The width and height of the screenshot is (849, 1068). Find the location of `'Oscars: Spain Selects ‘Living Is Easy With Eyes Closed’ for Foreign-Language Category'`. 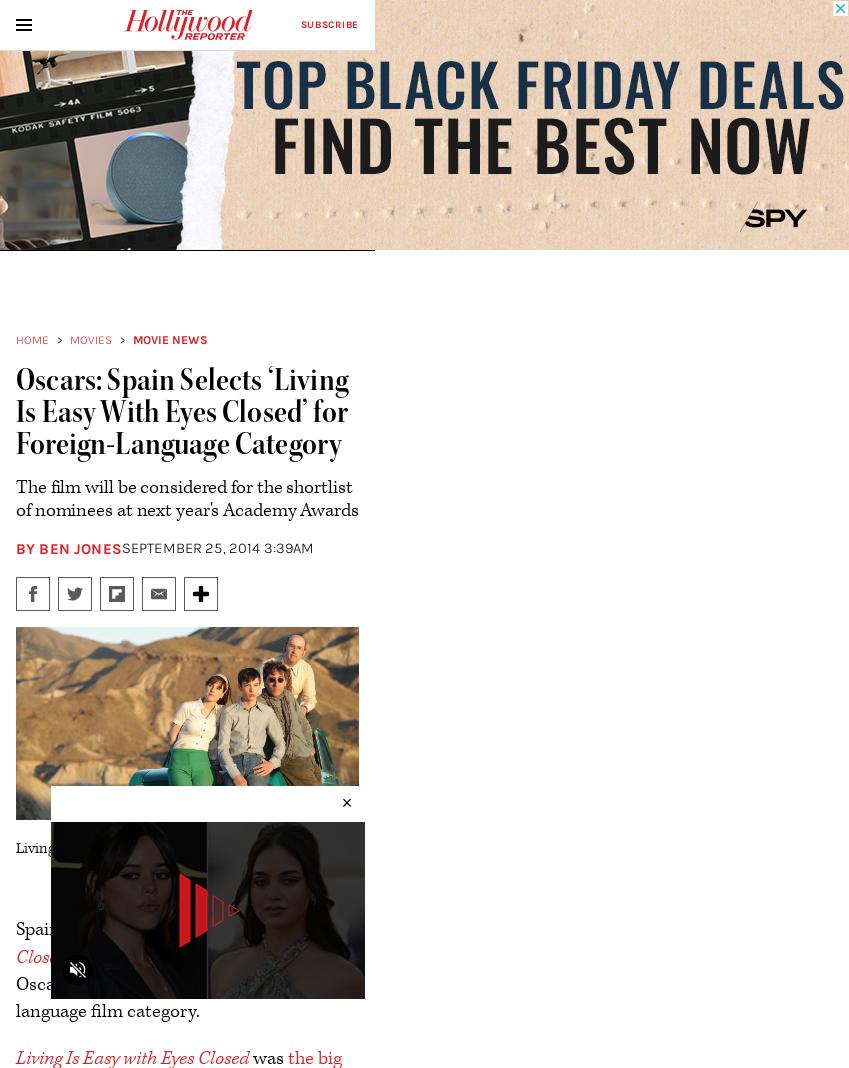

'Oscars: Spain Selects ‘Living Is Easy With Eyes Closed’ for Foreign-Language Category' is located at coordinates (181, 411).